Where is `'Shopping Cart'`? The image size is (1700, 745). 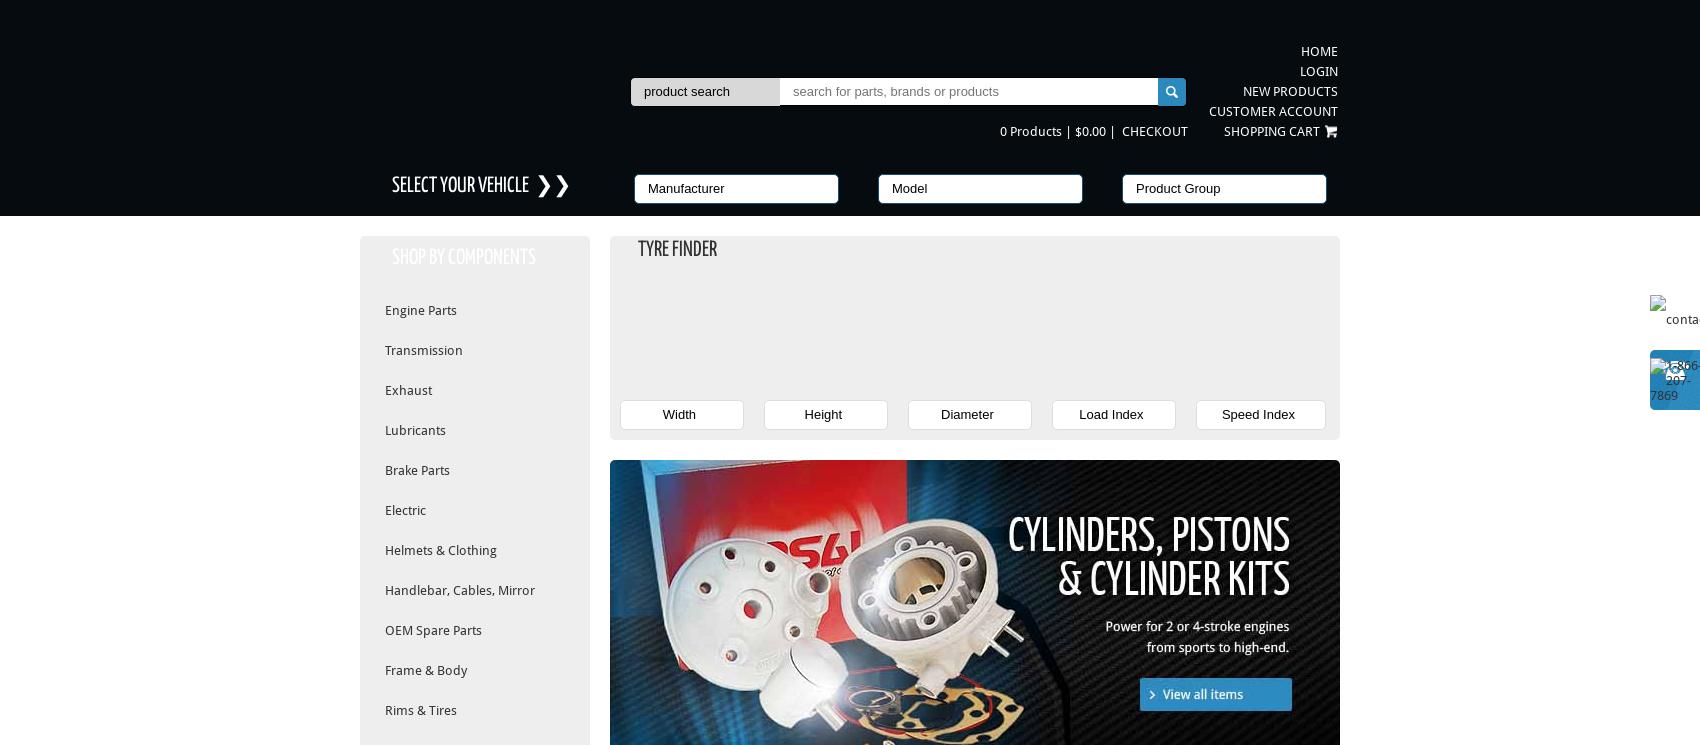 'Shopping Cart' is located at coordinates (1223, 130).